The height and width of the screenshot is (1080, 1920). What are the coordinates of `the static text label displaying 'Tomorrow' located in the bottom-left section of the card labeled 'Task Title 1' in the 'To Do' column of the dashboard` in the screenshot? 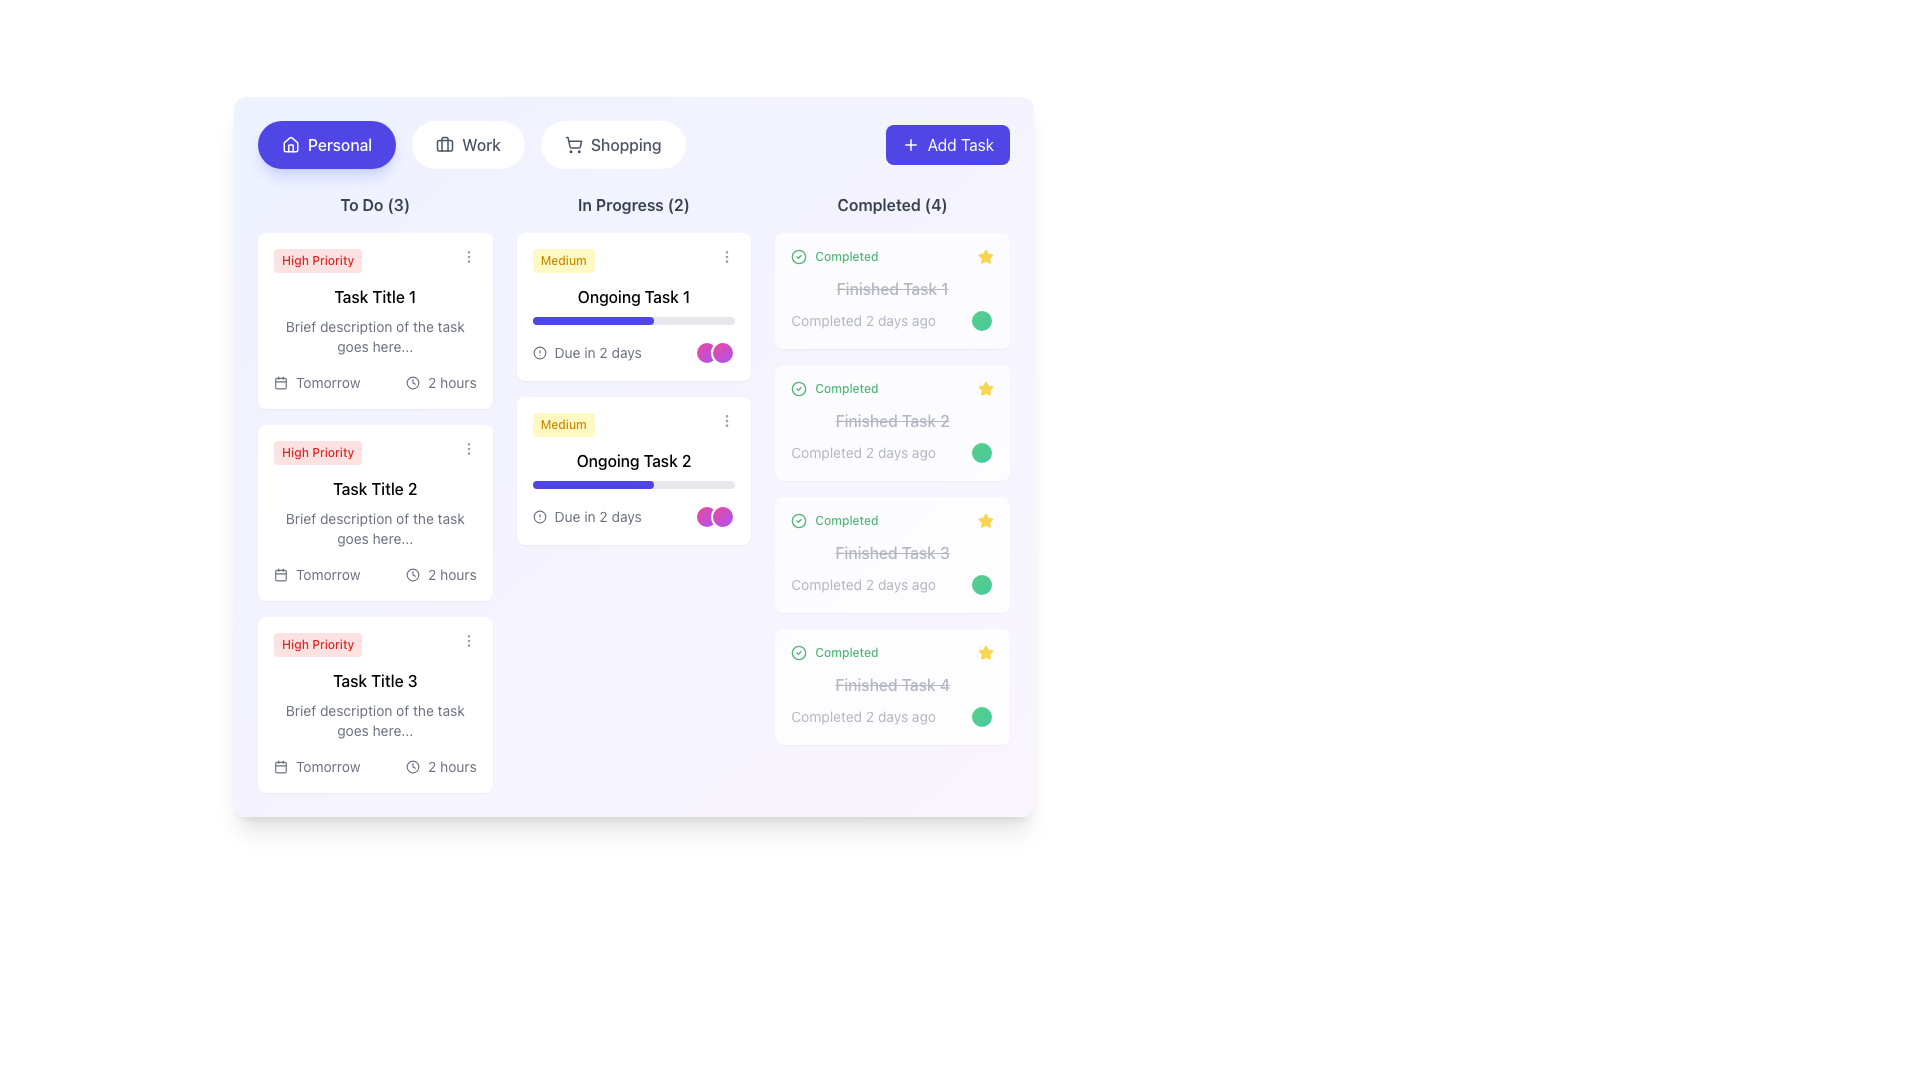 It's located at (328, 382).